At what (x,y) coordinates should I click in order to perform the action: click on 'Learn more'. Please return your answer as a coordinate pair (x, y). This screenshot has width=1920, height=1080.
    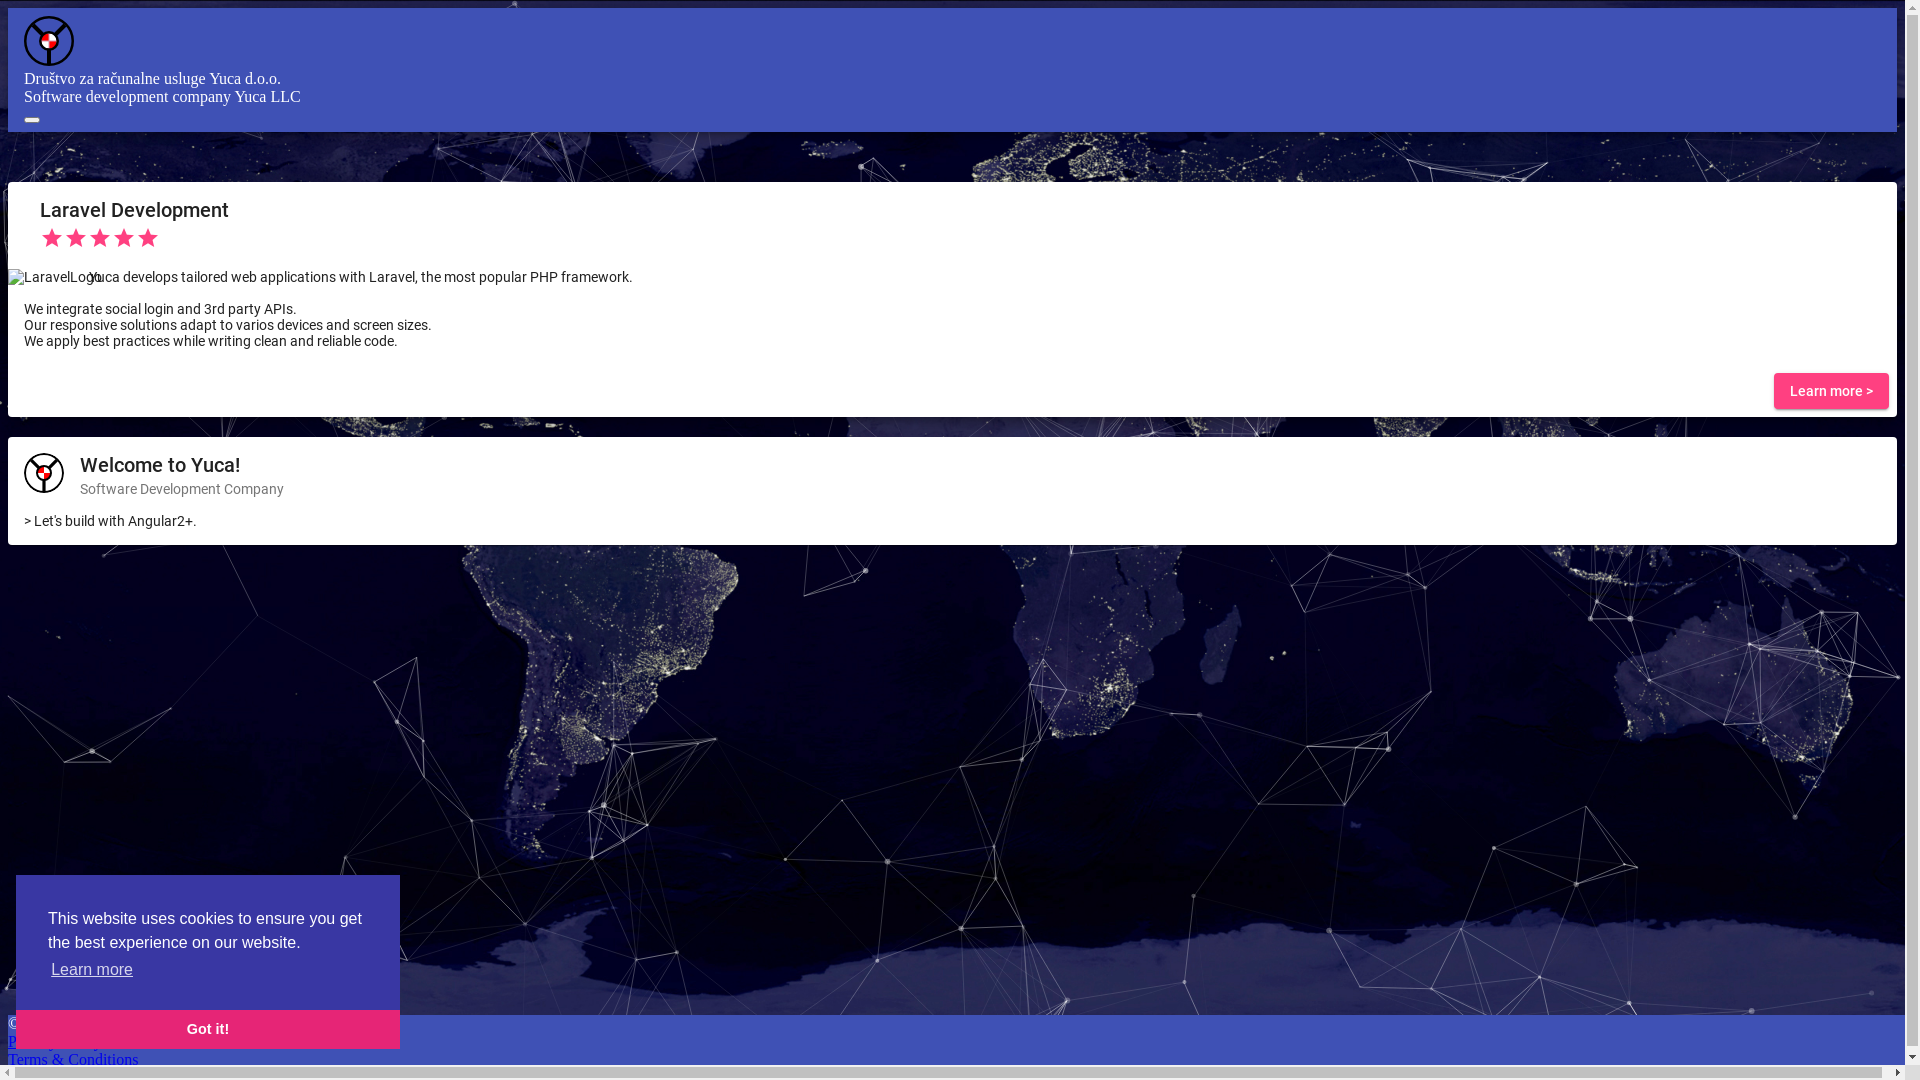
    Looking at the image, I should click on (90, 968).